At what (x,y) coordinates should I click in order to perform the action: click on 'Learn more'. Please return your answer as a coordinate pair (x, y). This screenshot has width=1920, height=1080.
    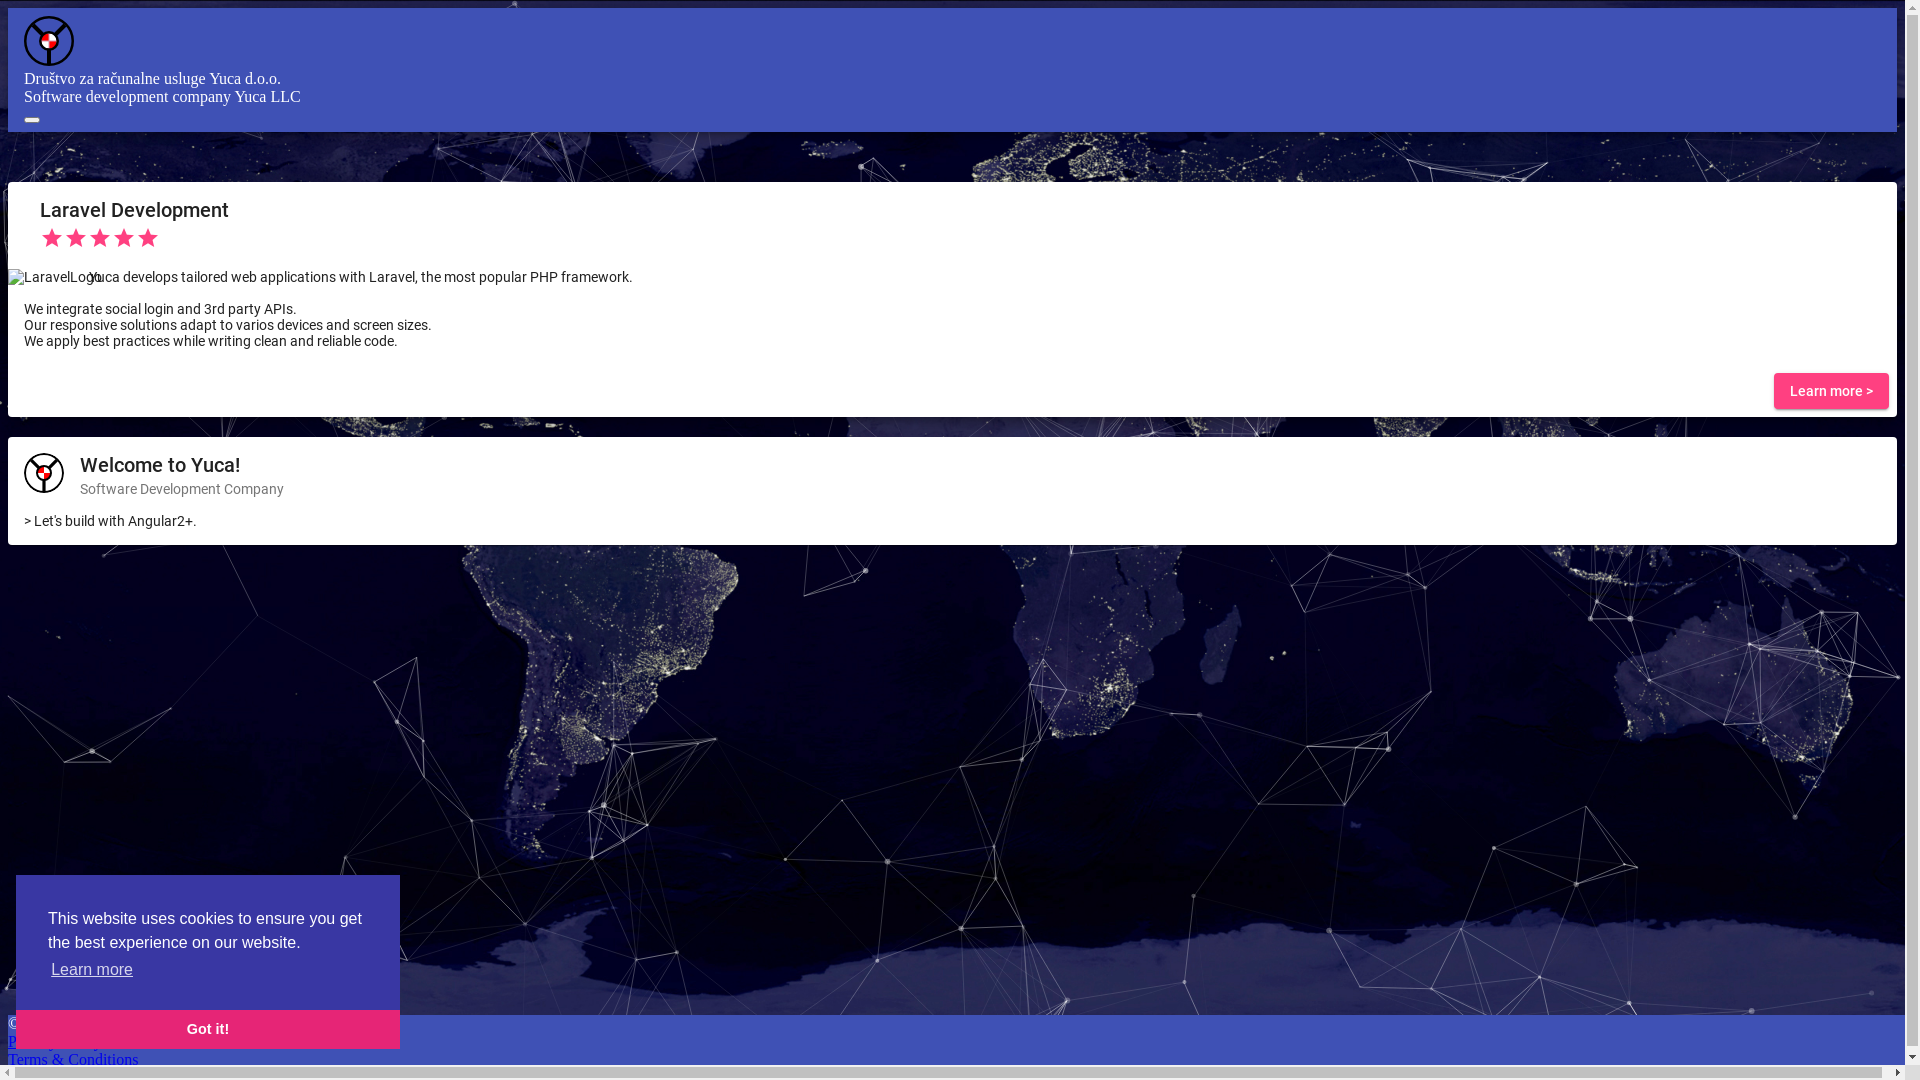
    Looking at the image, I should click on (90, 968).